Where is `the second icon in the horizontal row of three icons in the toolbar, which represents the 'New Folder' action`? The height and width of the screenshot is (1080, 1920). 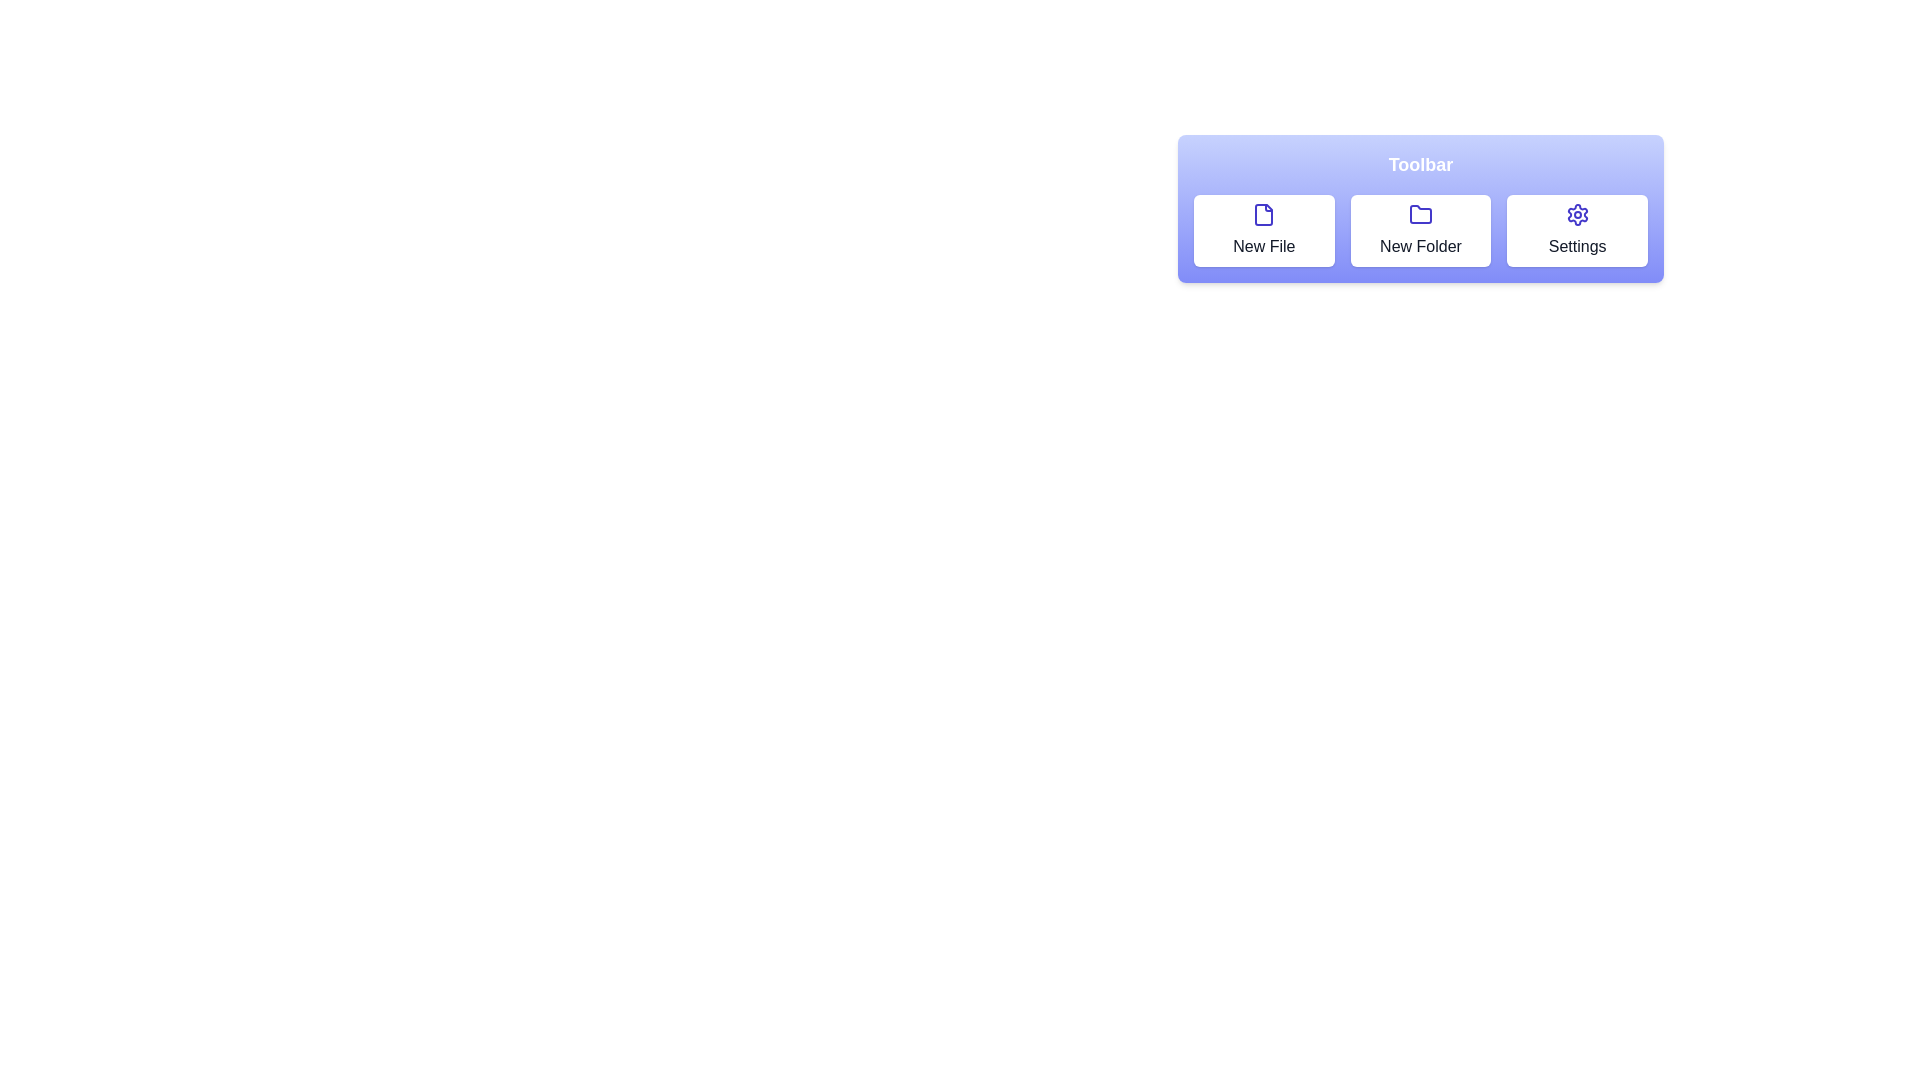 the second icon in the horizontal row of three icons in the toolbar, which represents the 'New Folder' action is located at coordinates (1419, 214).